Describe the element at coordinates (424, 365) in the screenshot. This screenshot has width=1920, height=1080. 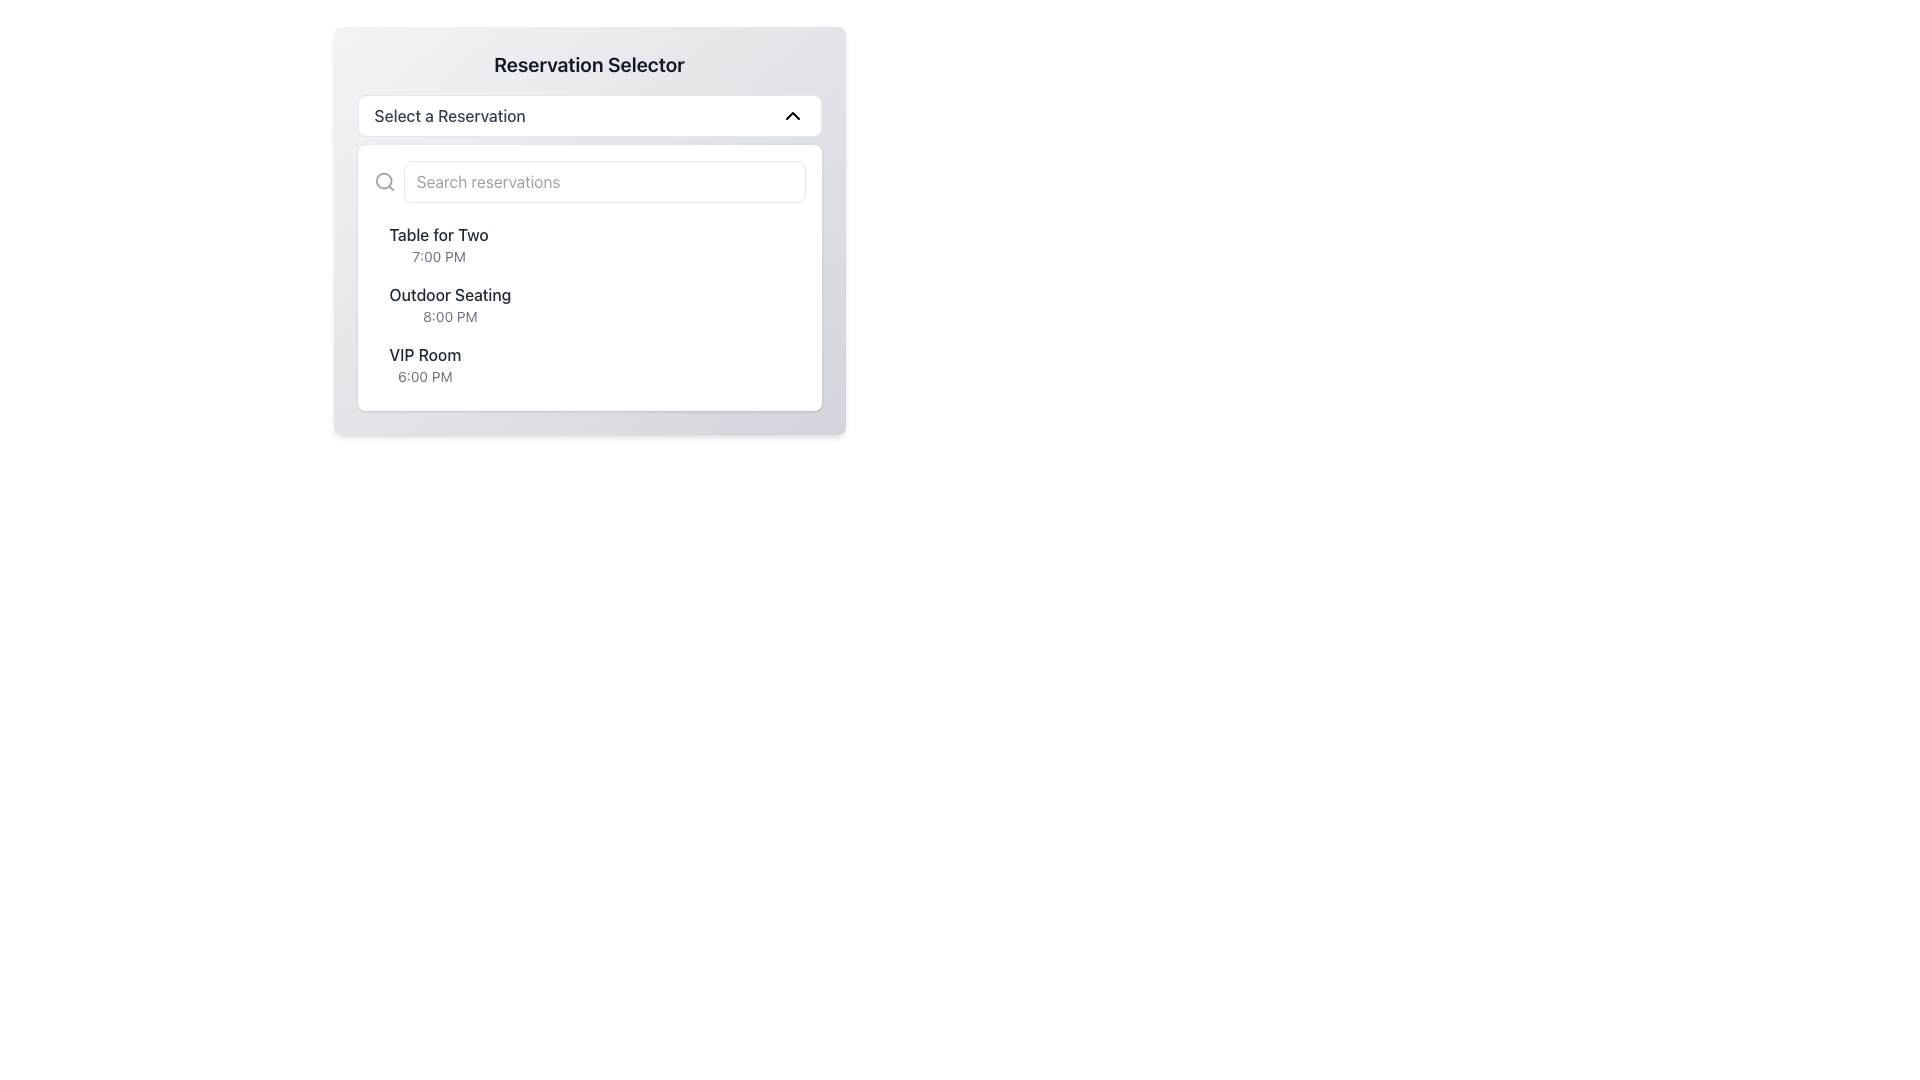
I see `the third list item labeled 'VIP Room'` at that location.